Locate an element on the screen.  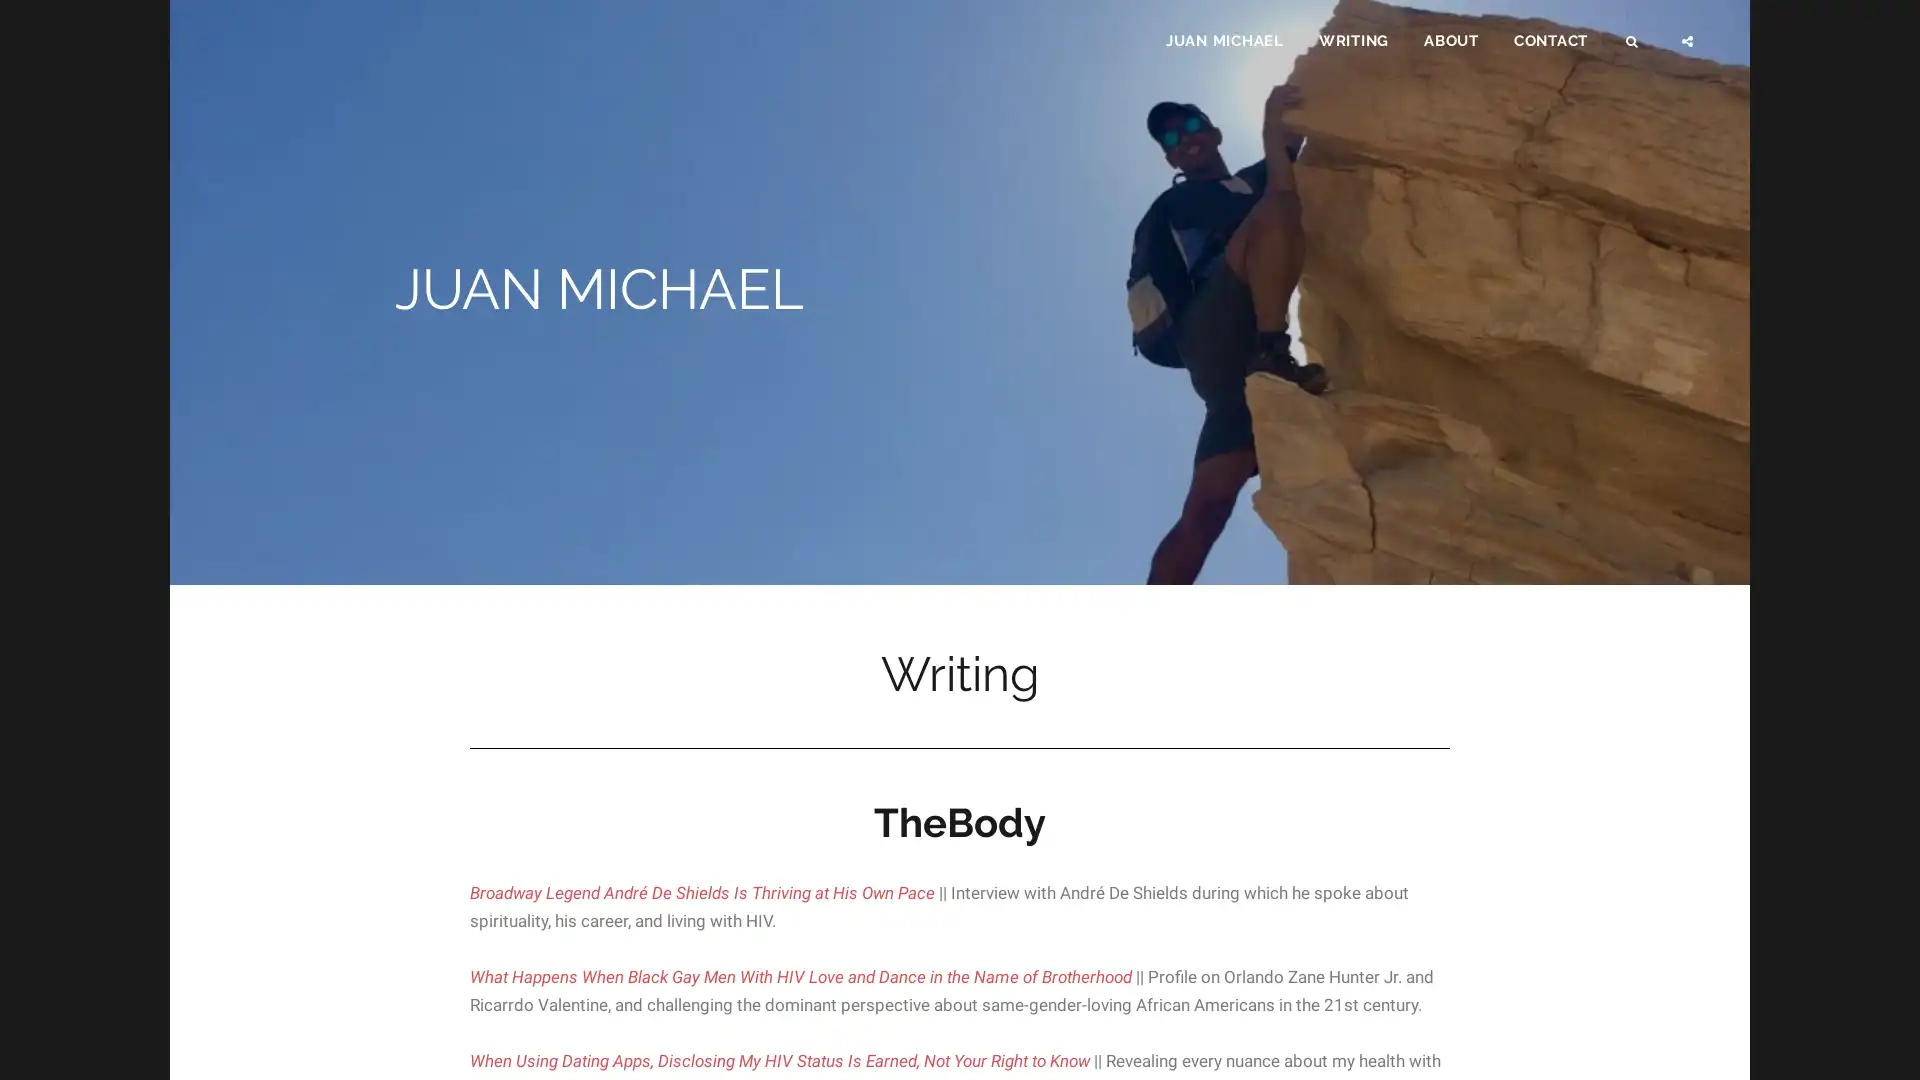
SEARCH is located at coordinates (1633, 46).